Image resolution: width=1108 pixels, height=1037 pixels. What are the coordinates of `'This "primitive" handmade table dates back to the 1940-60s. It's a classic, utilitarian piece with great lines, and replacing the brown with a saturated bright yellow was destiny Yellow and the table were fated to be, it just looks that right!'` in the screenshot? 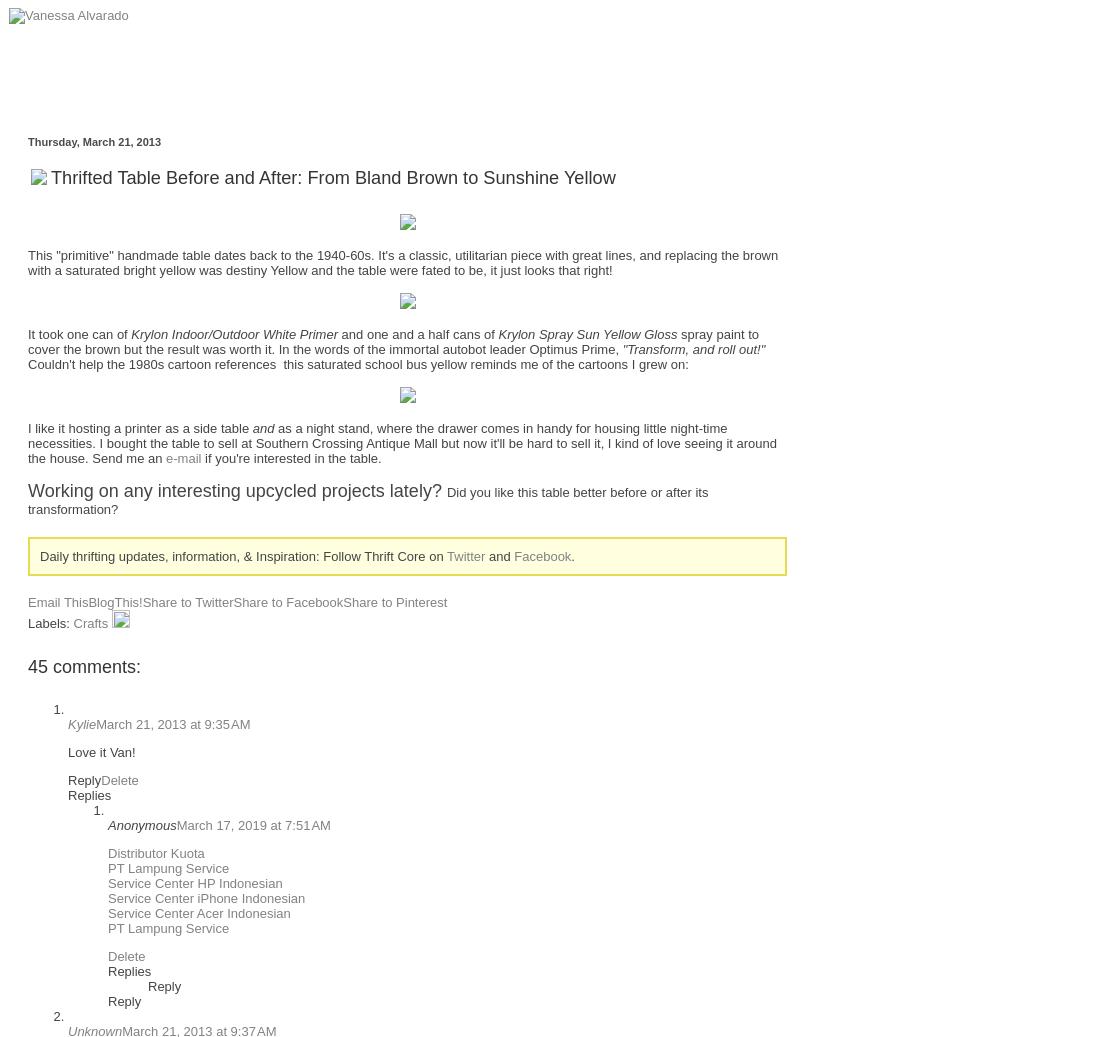 It's located at (28, 261).